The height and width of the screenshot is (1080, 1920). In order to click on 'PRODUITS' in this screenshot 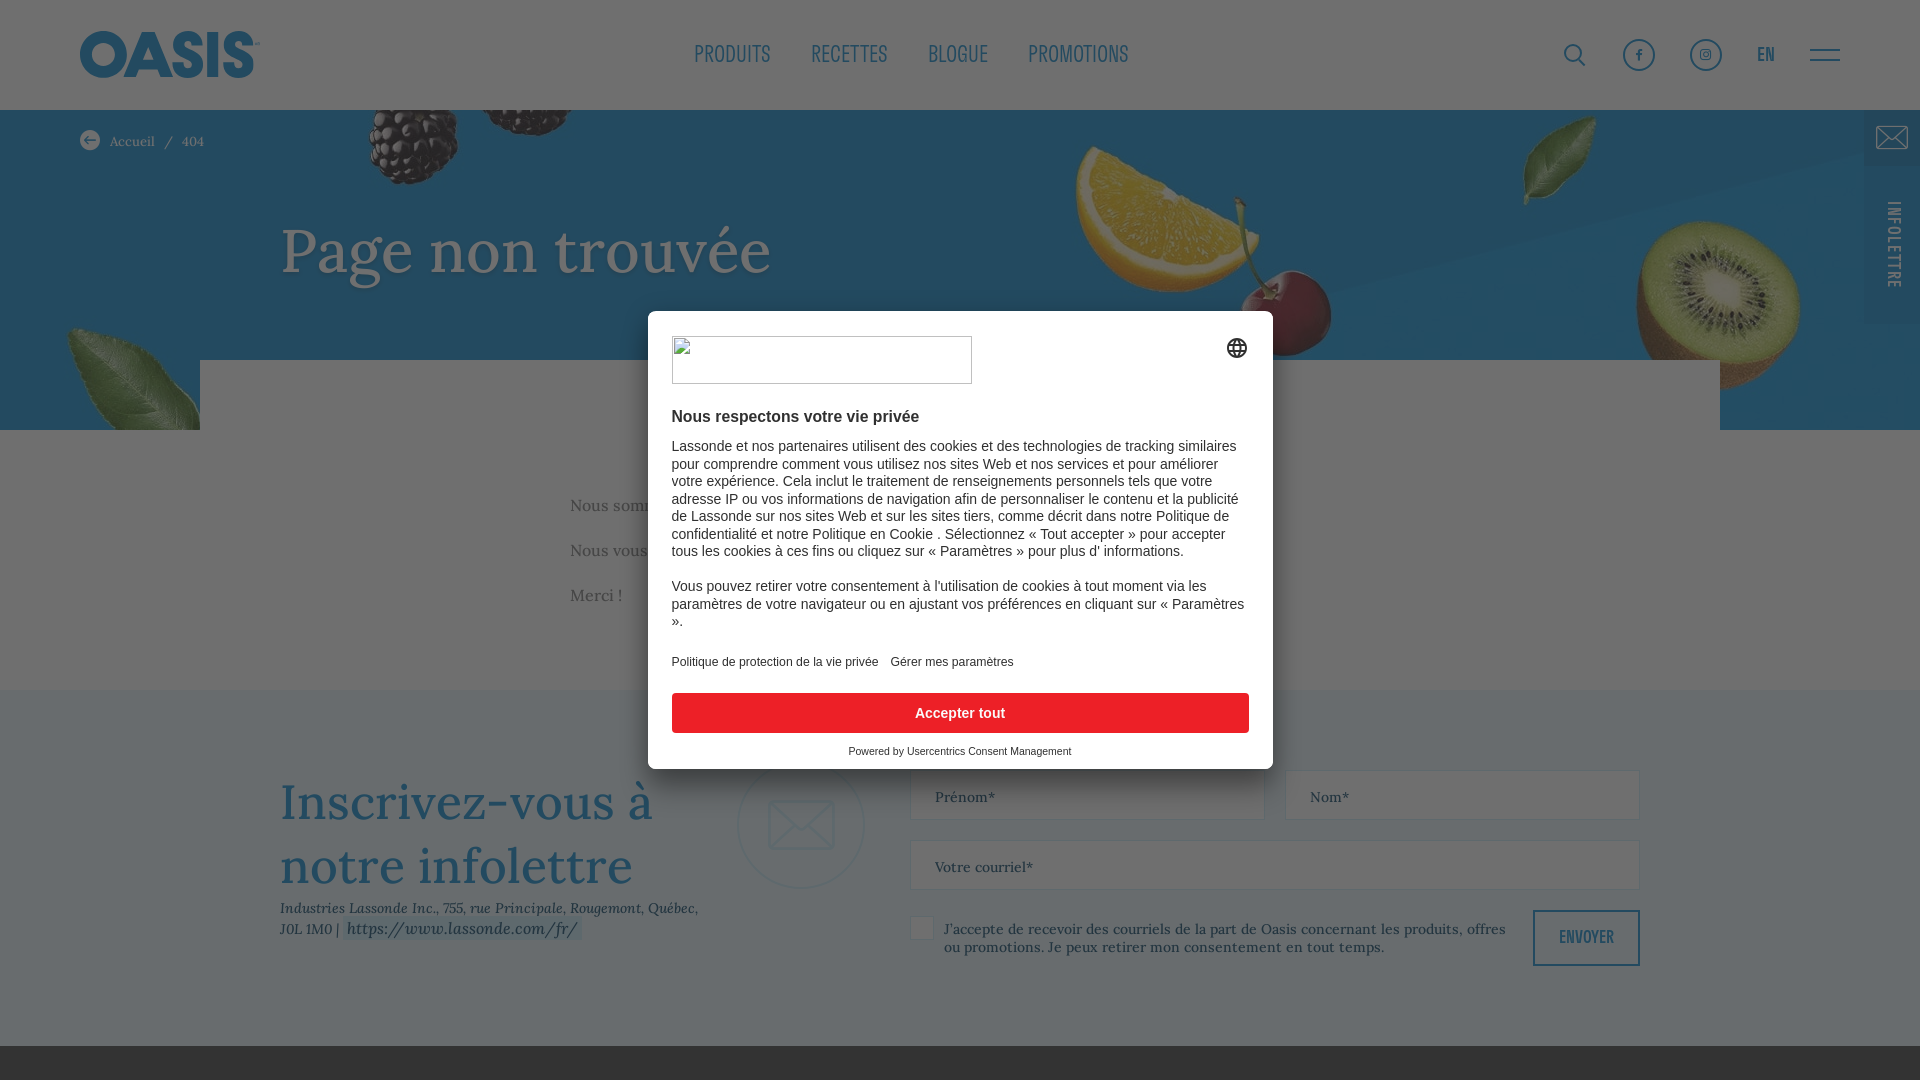, I will do `click(731, 53)`.